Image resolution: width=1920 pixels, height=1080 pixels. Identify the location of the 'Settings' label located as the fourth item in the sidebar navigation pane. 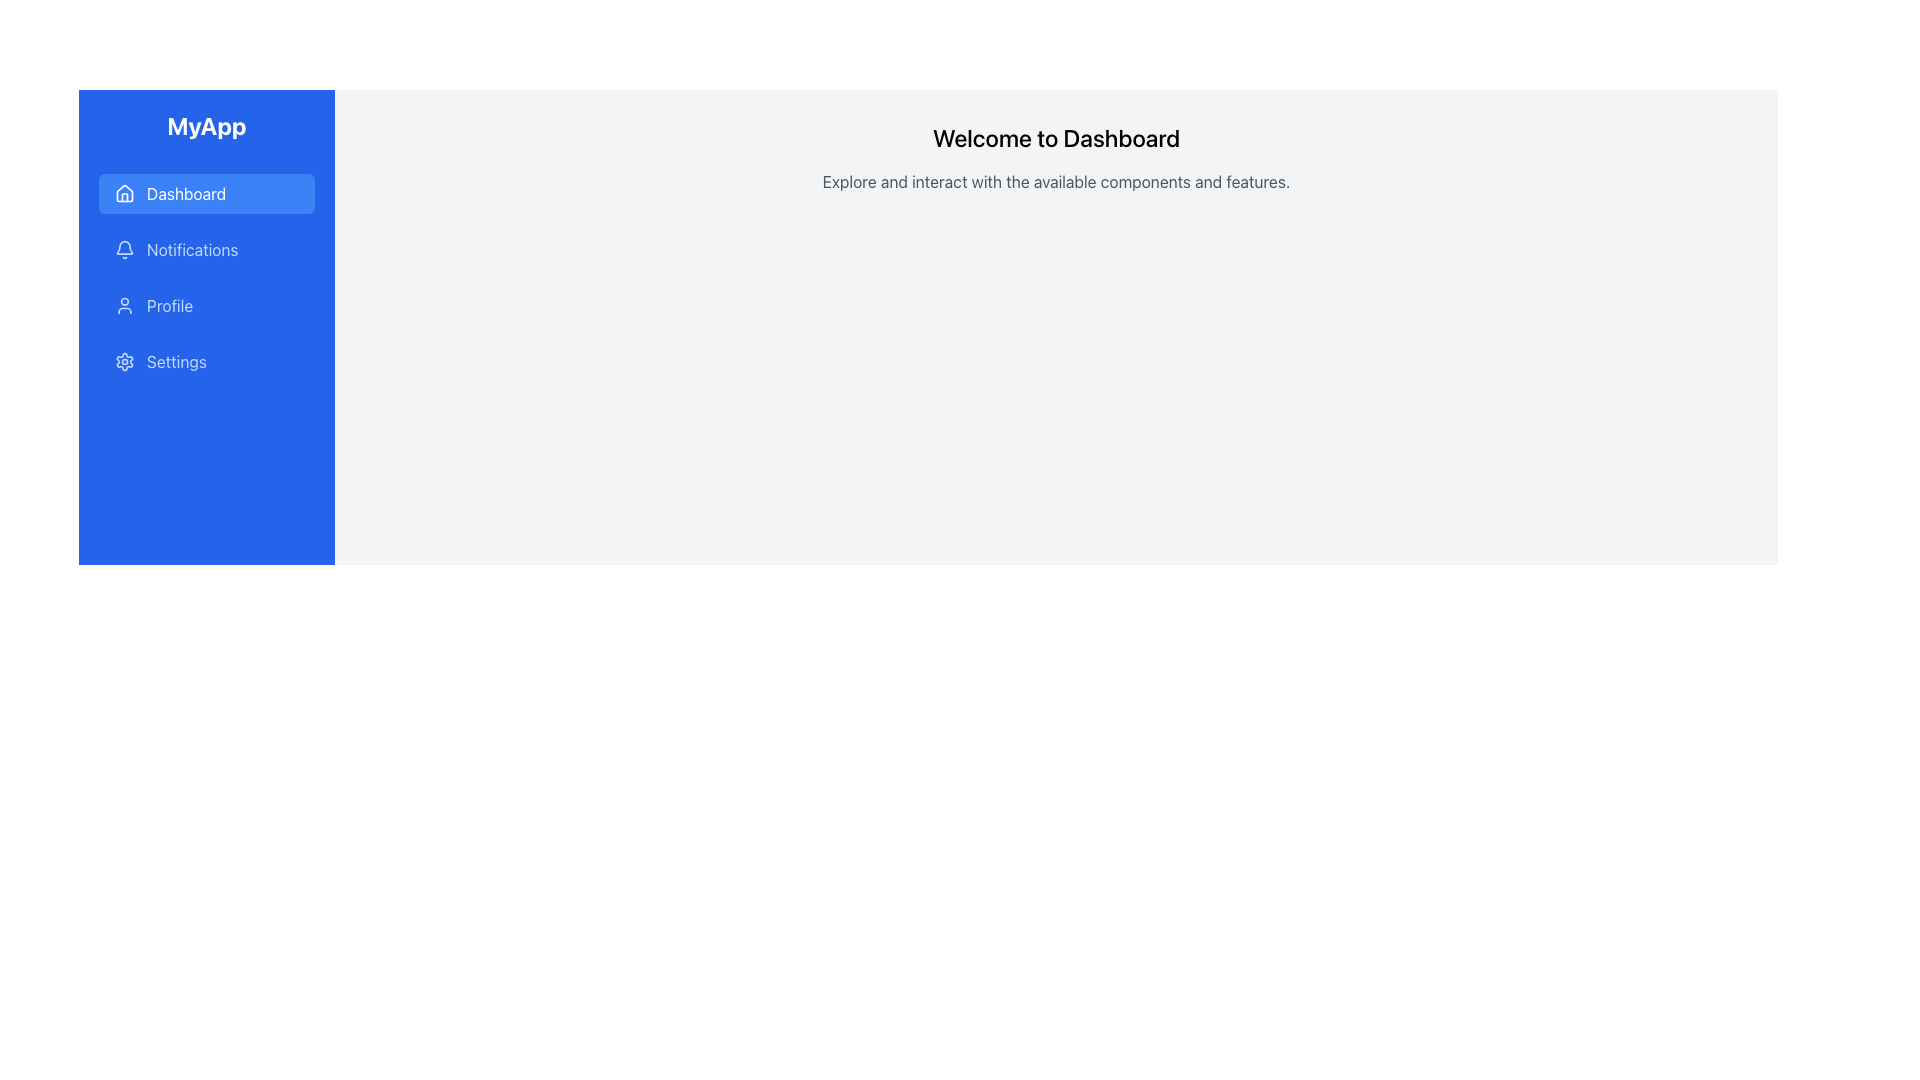
(177, 362).